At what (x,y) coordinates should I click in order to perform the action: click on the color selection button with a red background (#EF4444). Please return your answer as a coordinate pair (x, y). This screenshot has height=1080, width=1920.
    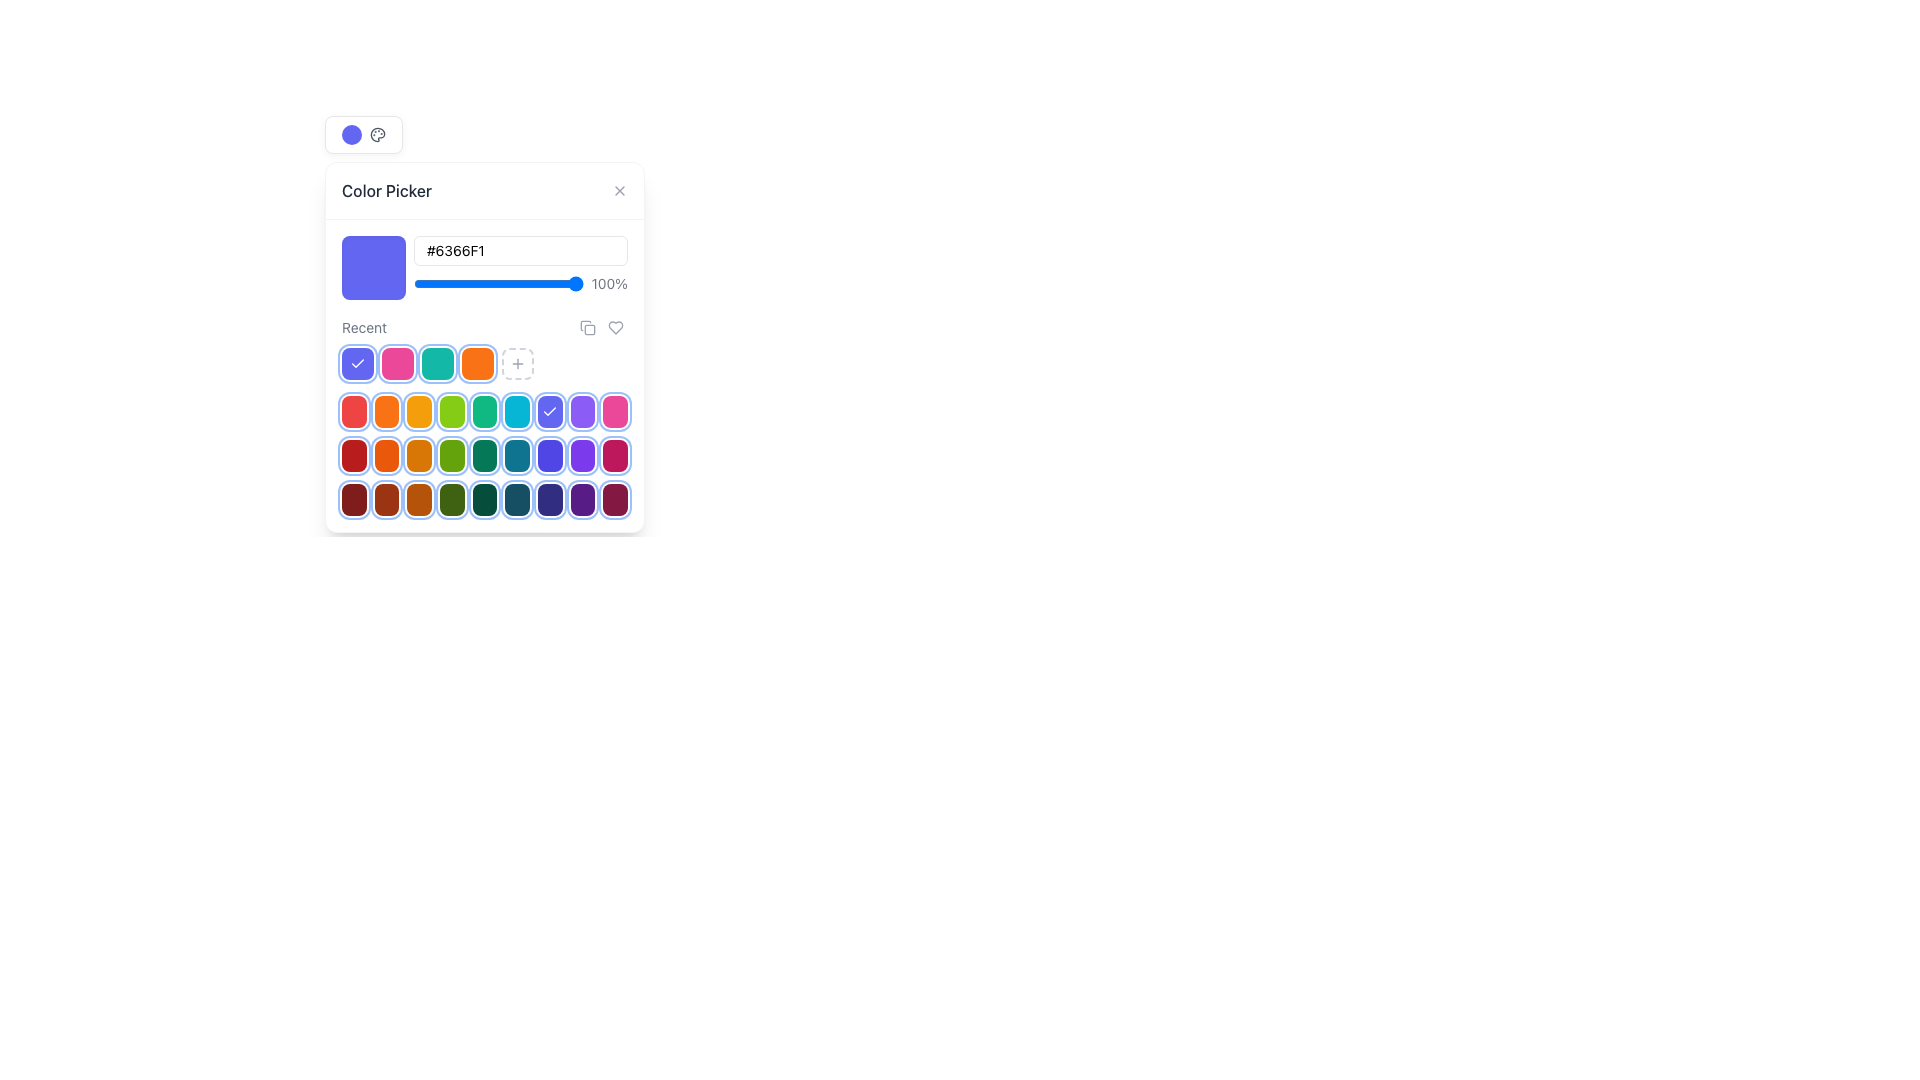
    Looking at the image, I should click on (354, 411).